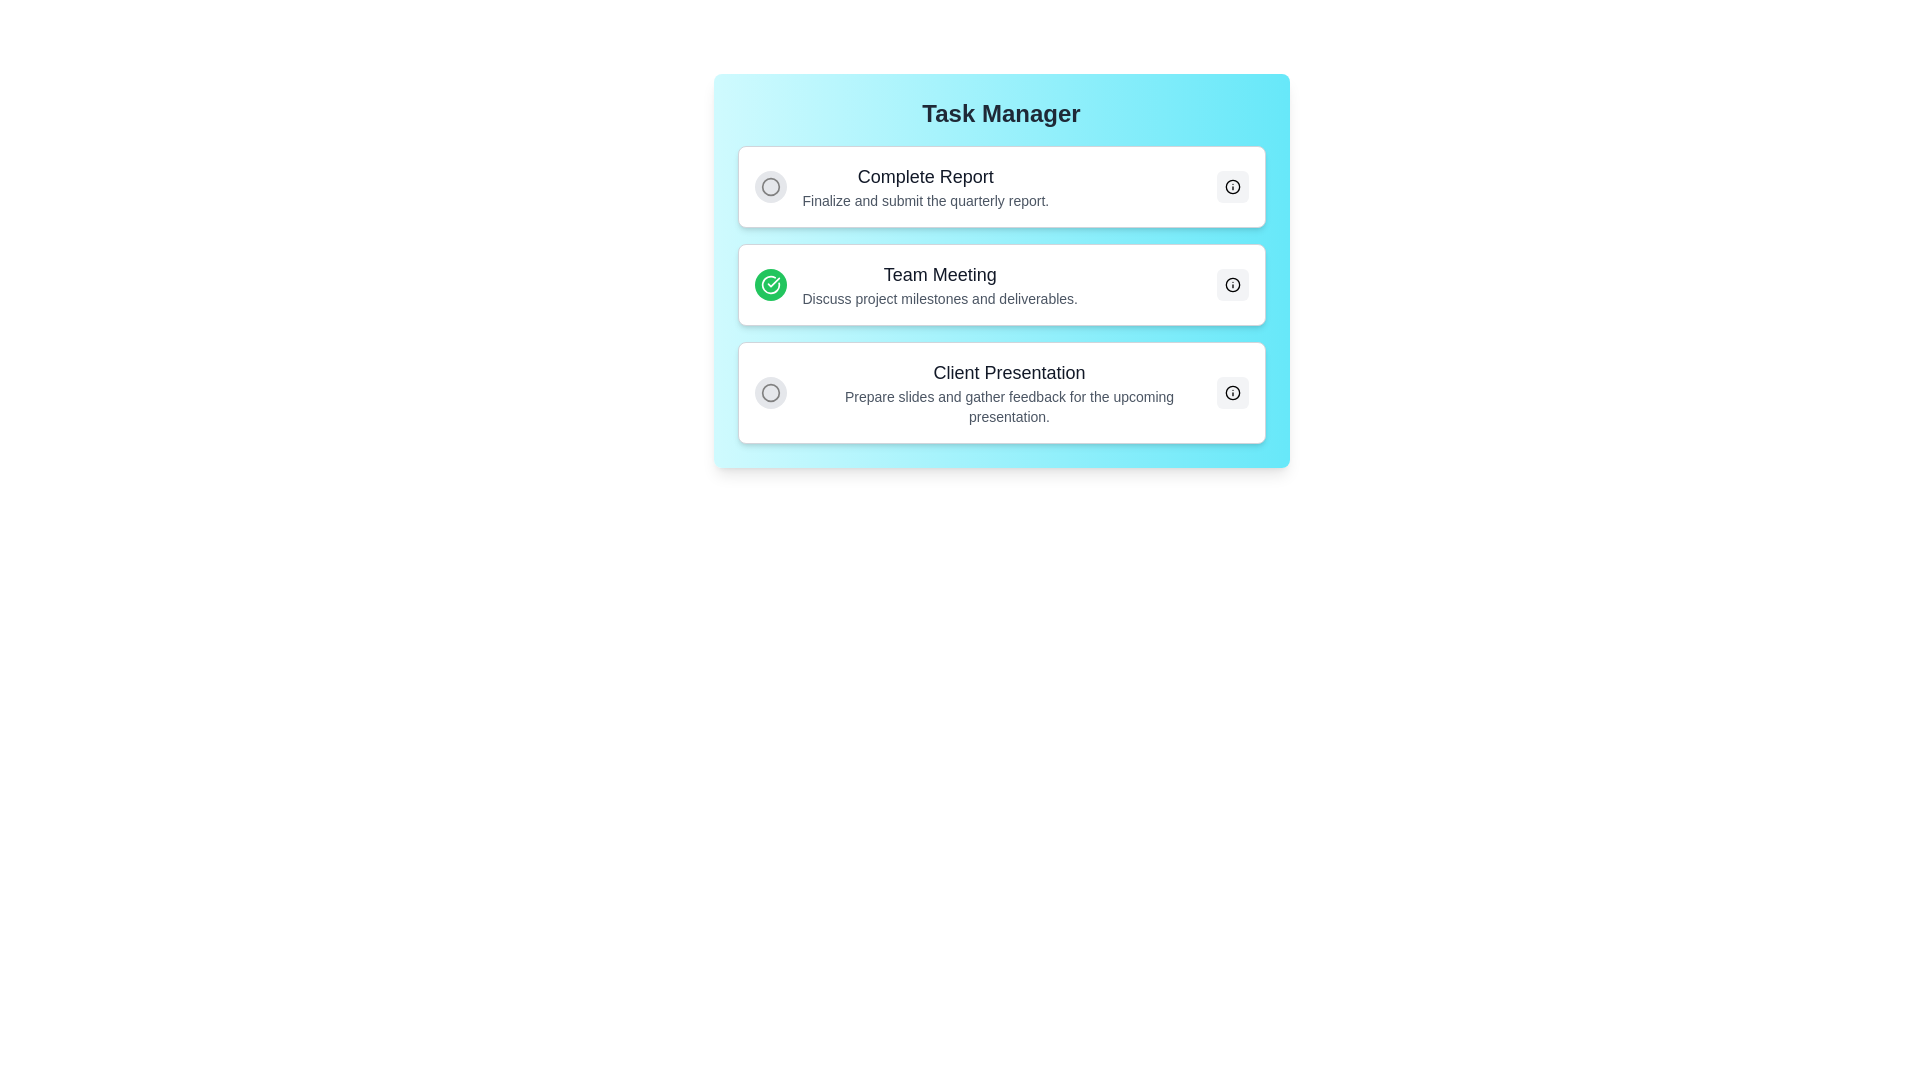 The height and width of the screenshot is (1080, 1920). Describe the element at coordinates (1001, 393) in the screenshot. I see `the Information card displaying details of the task labeled 'Client Presentation' located in the 'Task Manager' section` at that location.